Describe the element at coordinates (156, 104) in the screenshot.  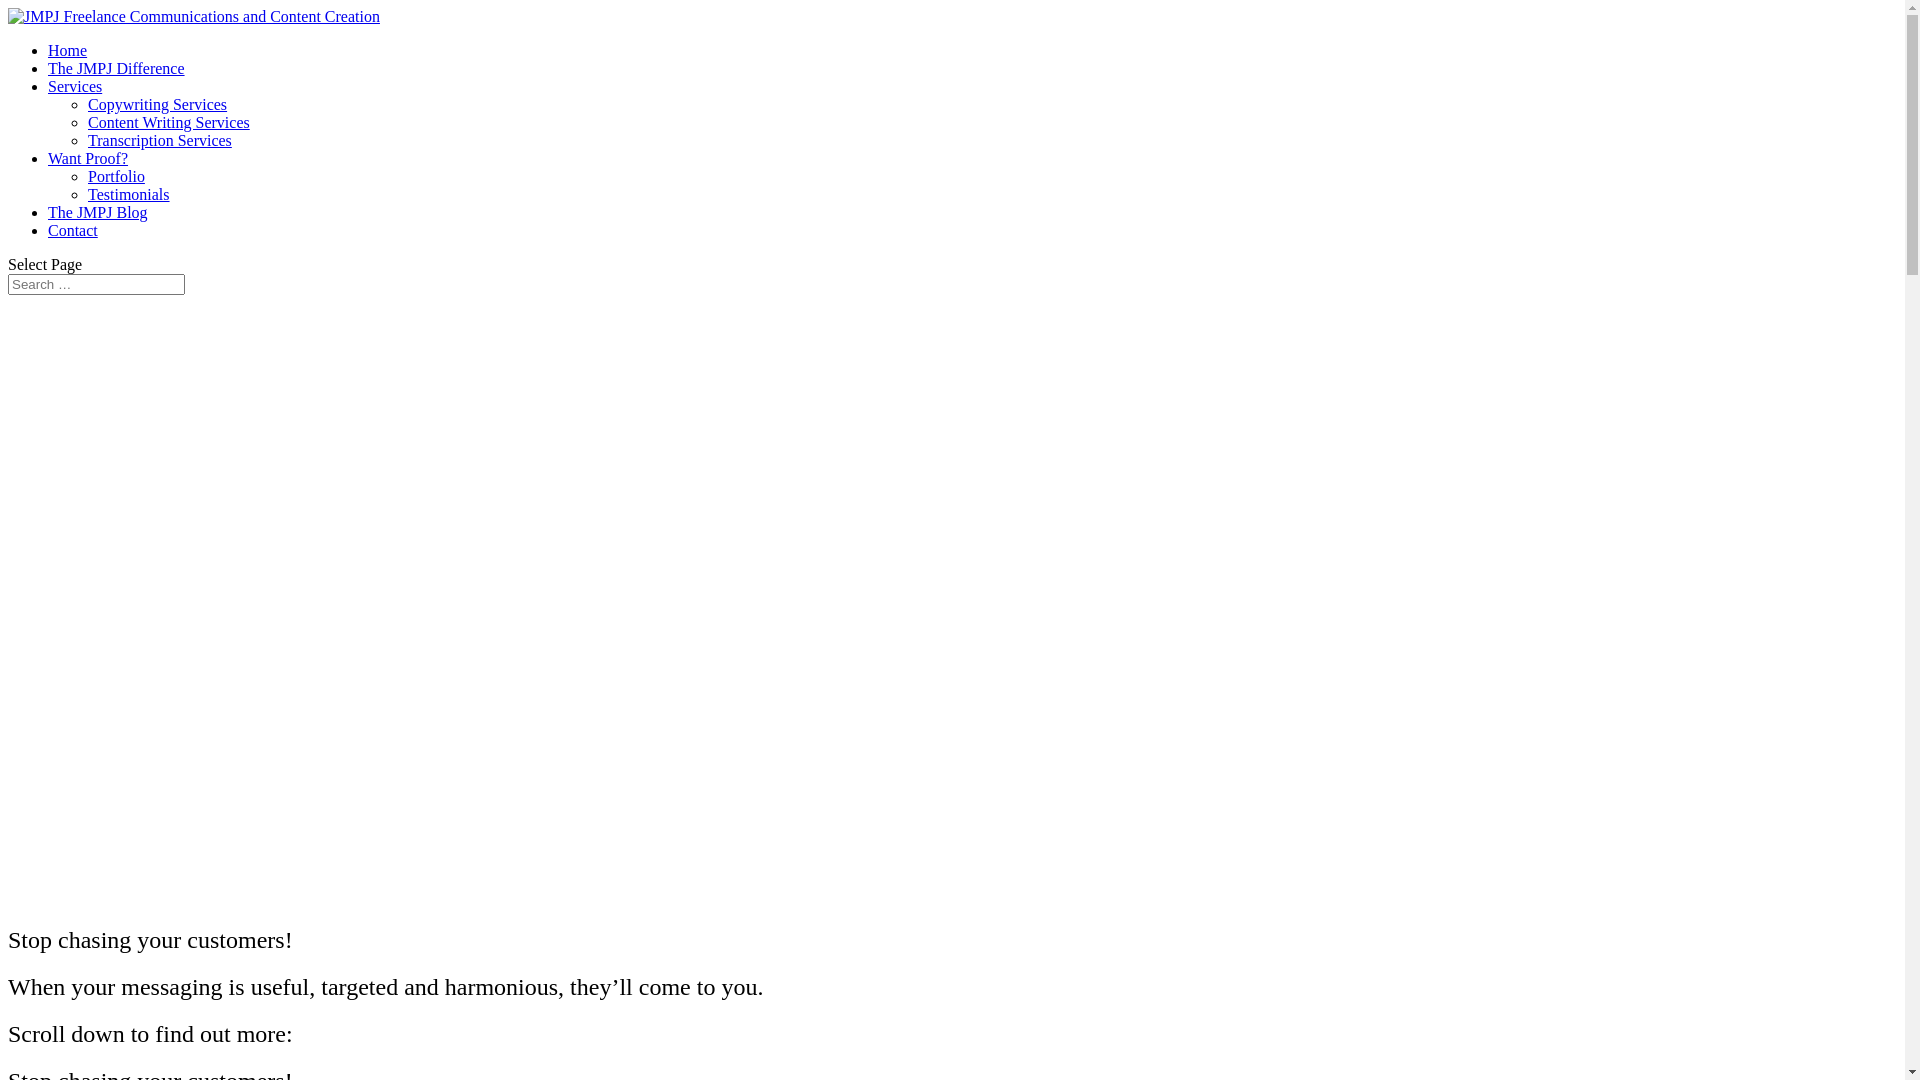
I see `'Copywriting Services'` at that location.